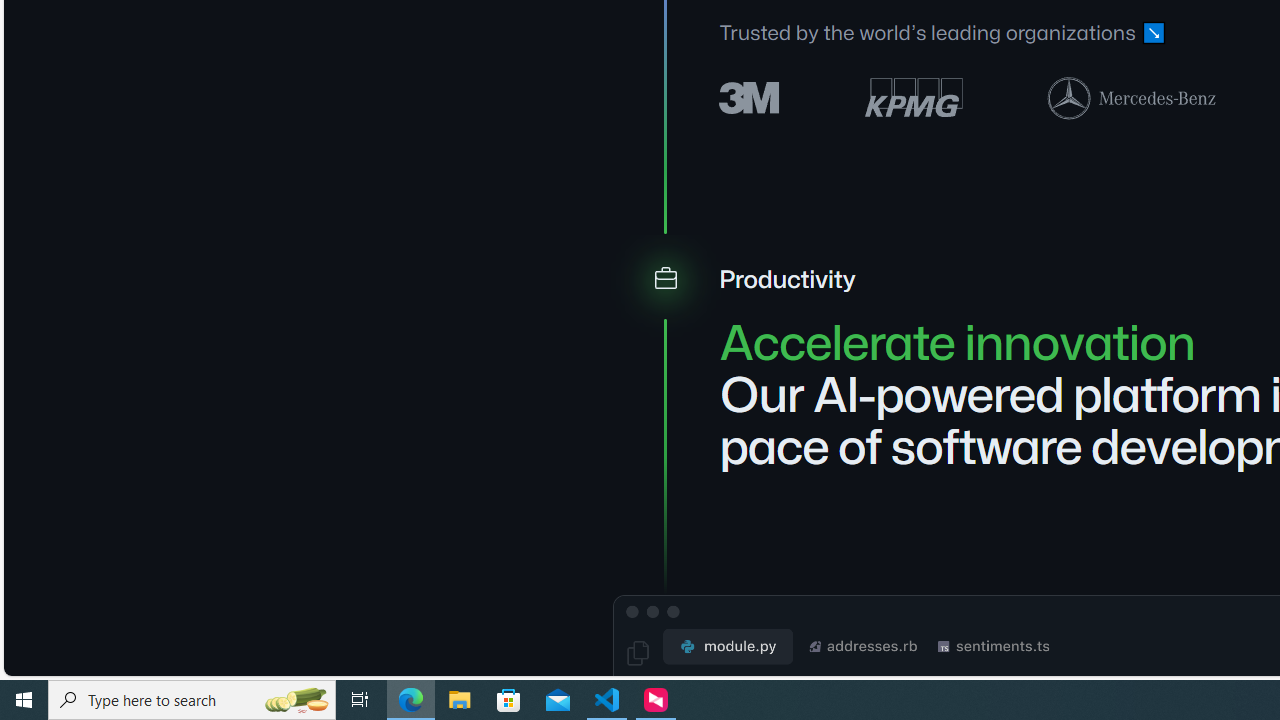  What do you see at coordinates (410, 698) in the screenshot?
I see `'Microsoft Edge - 1 running window'` at bounding box center [410, 698].